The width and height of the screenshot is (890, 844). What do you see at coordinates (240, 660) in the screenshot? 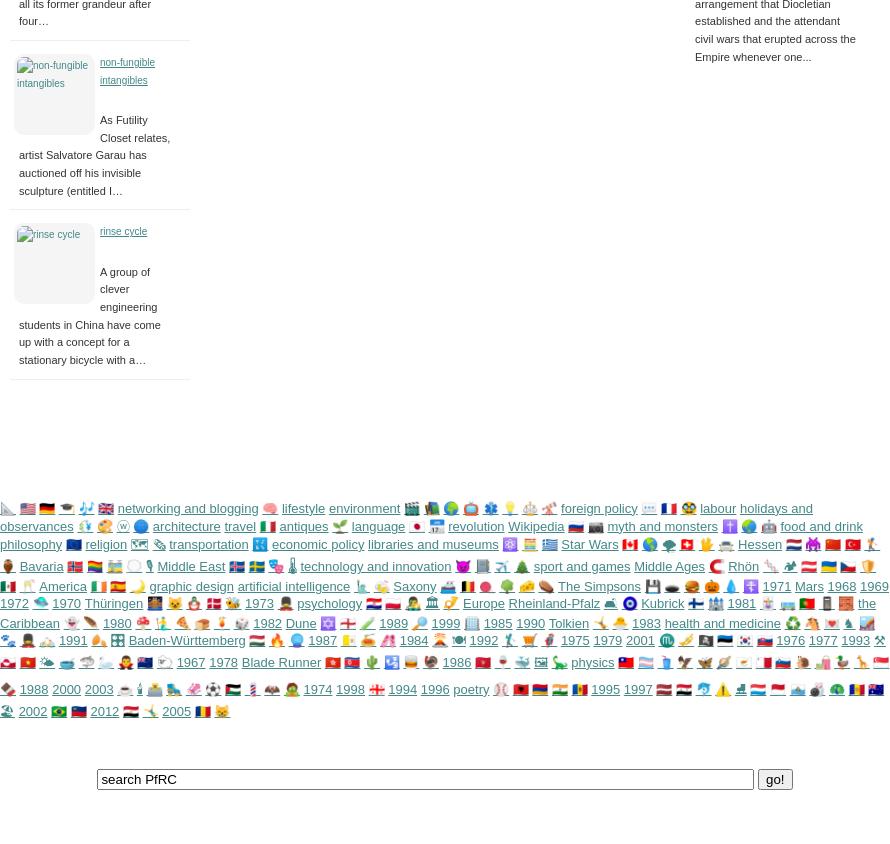
I see `'Blade Runner'` at bounding box center [240, 660].